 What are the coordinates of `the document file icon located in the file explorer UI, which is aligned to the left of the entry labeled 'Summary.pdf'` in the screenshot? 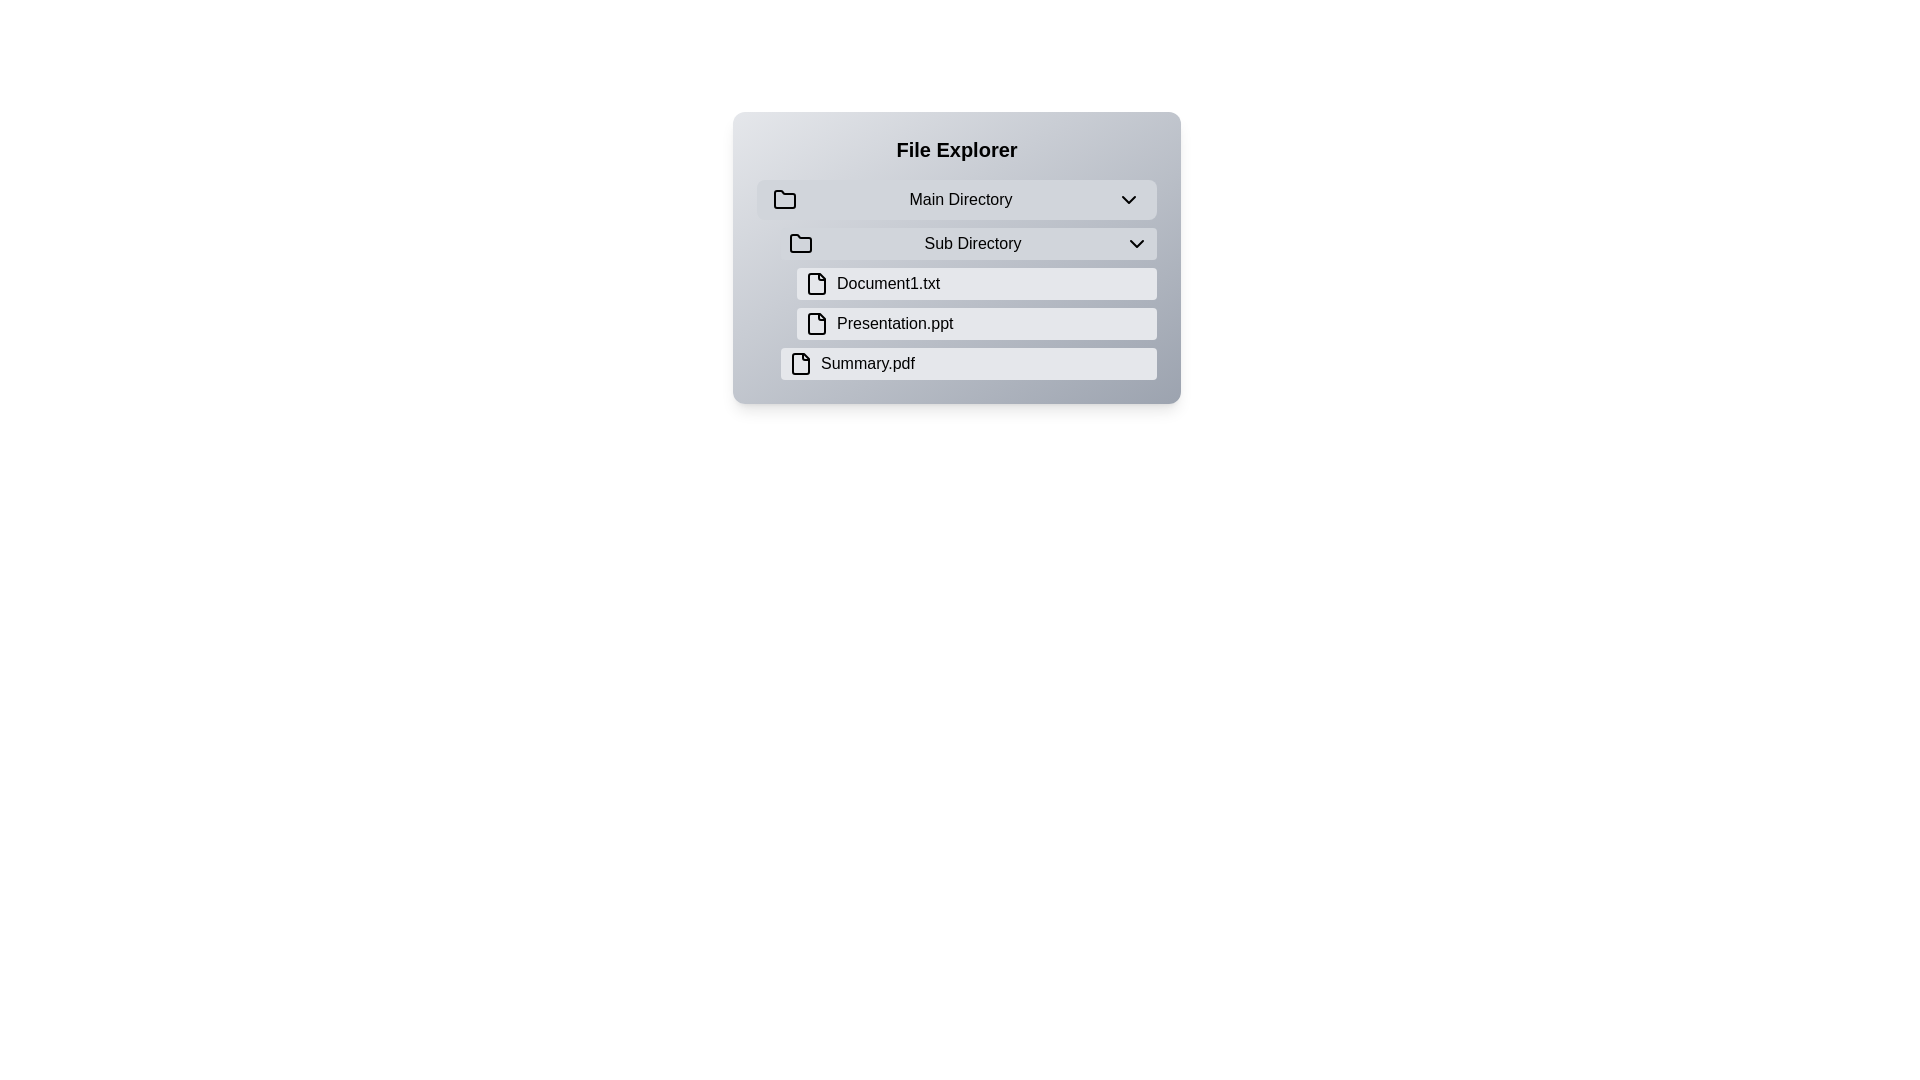 It's located at (801, 363).